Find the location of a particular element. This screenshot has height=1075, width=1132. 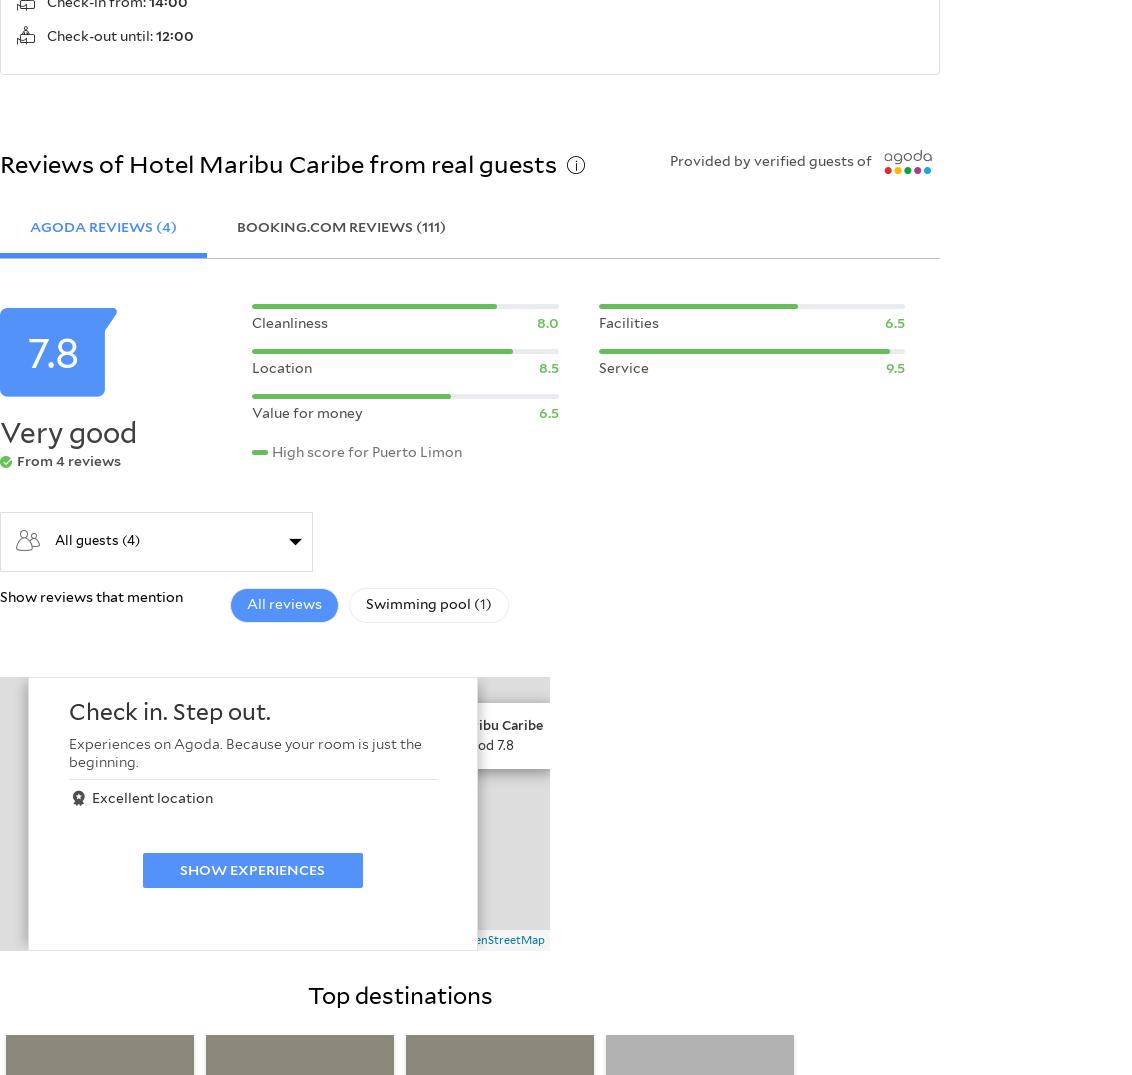

'7.8' is located at coordinates (26, 353).